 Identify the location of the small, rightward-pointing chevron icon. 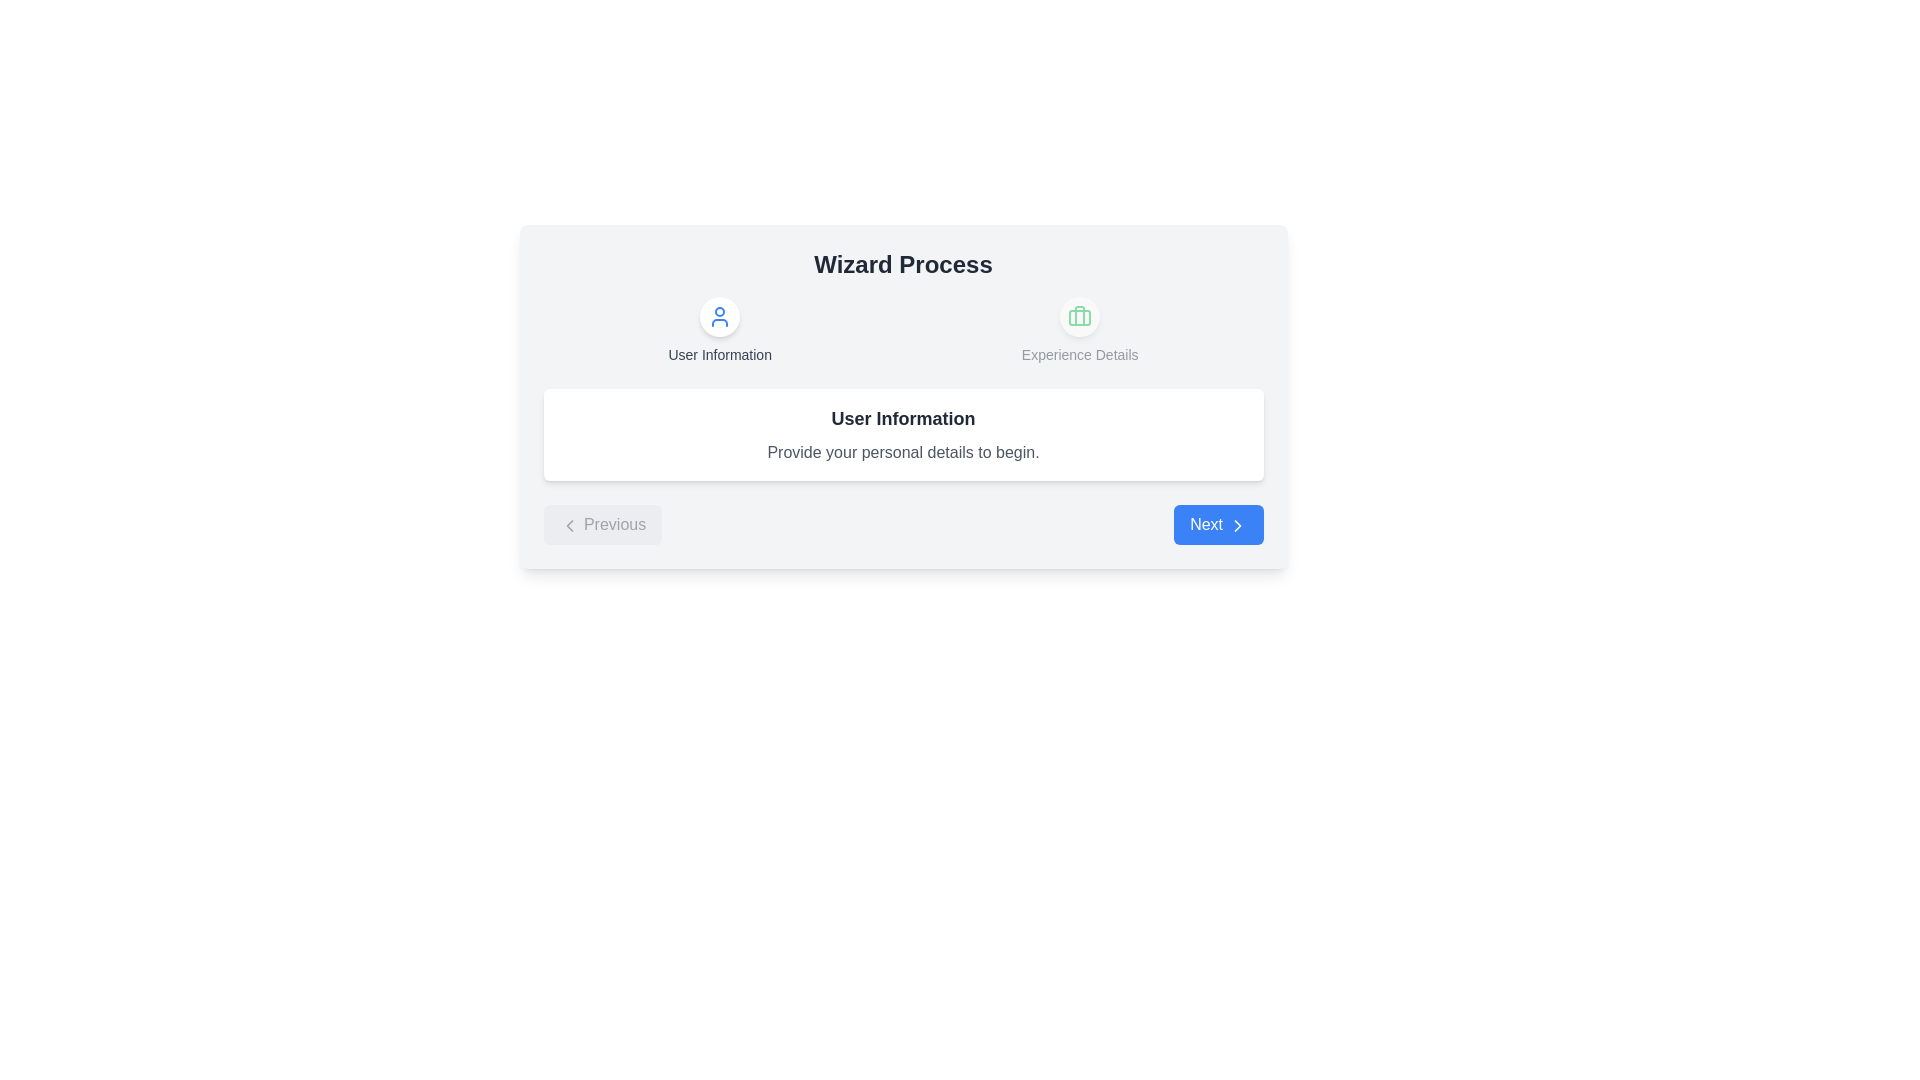
(1236, 524).